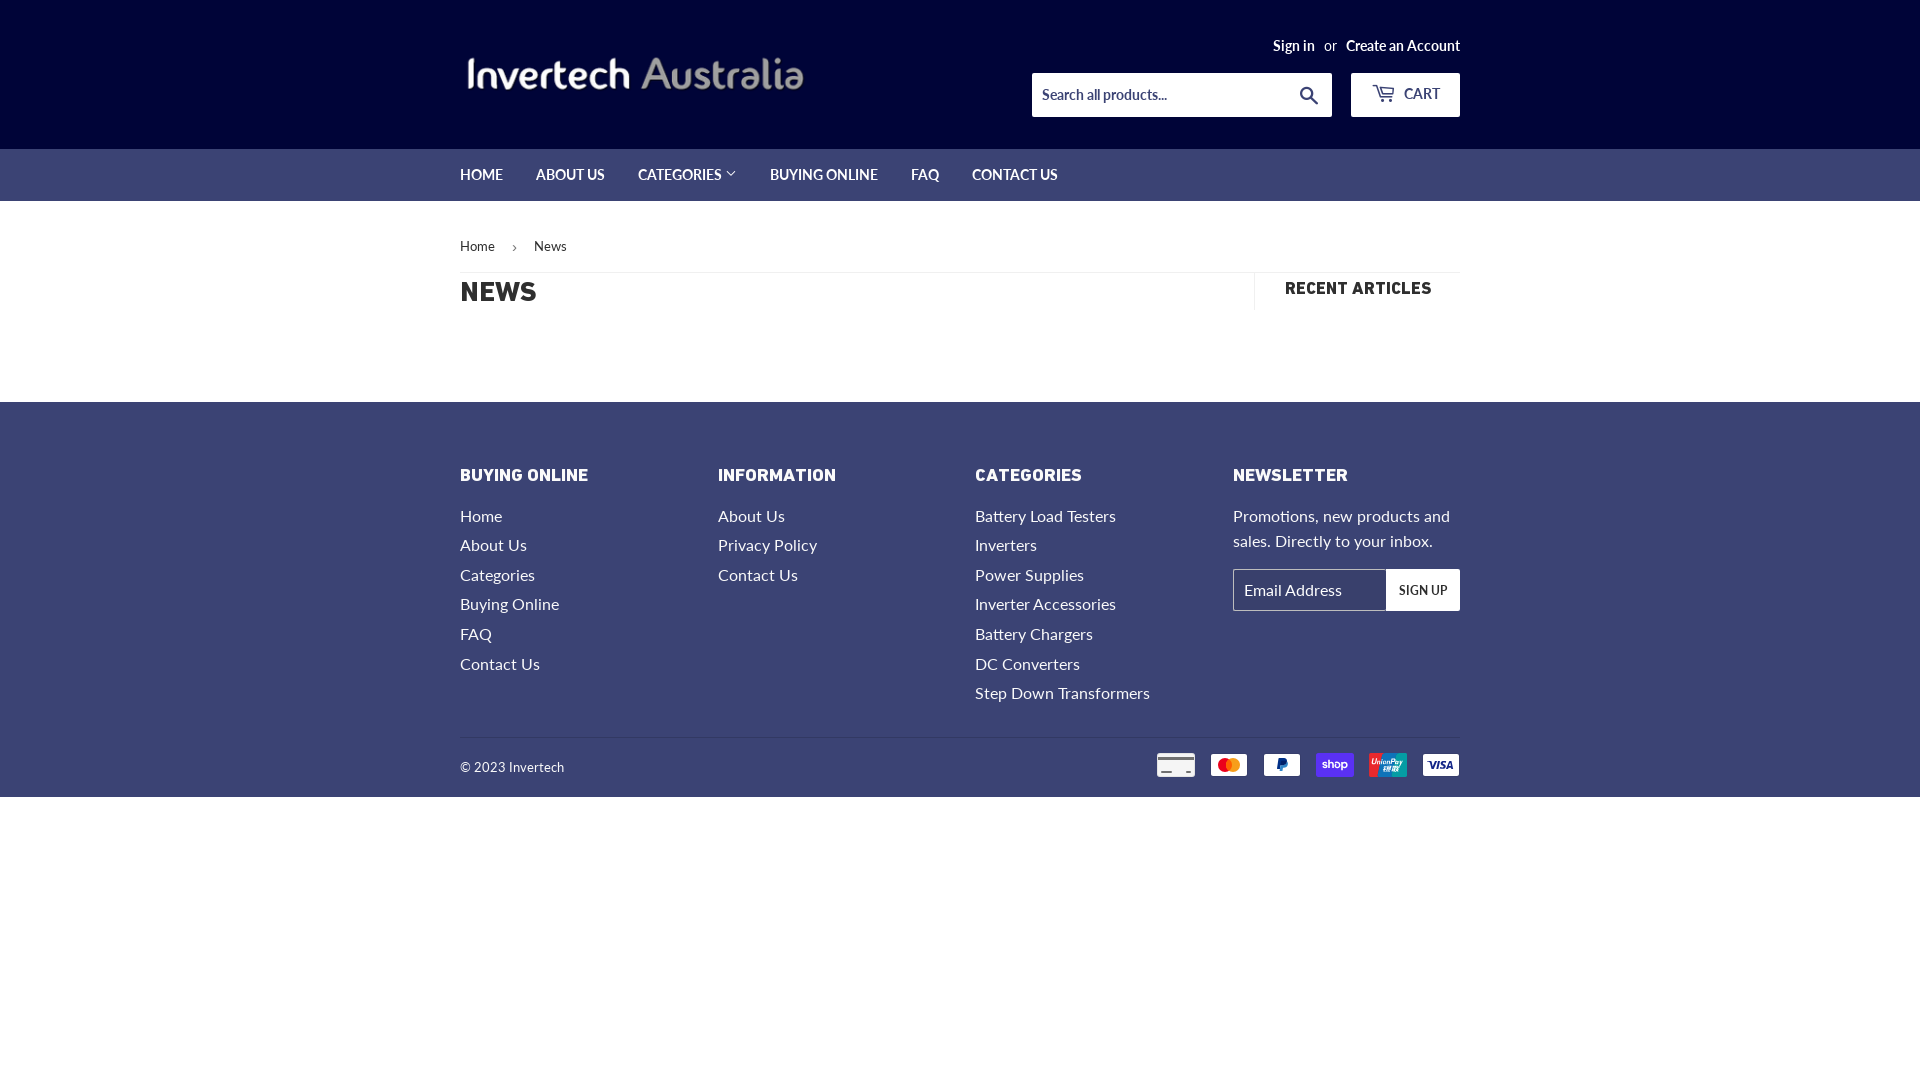  I want to click on 'Inverter Accessories', so click(1044, 602).